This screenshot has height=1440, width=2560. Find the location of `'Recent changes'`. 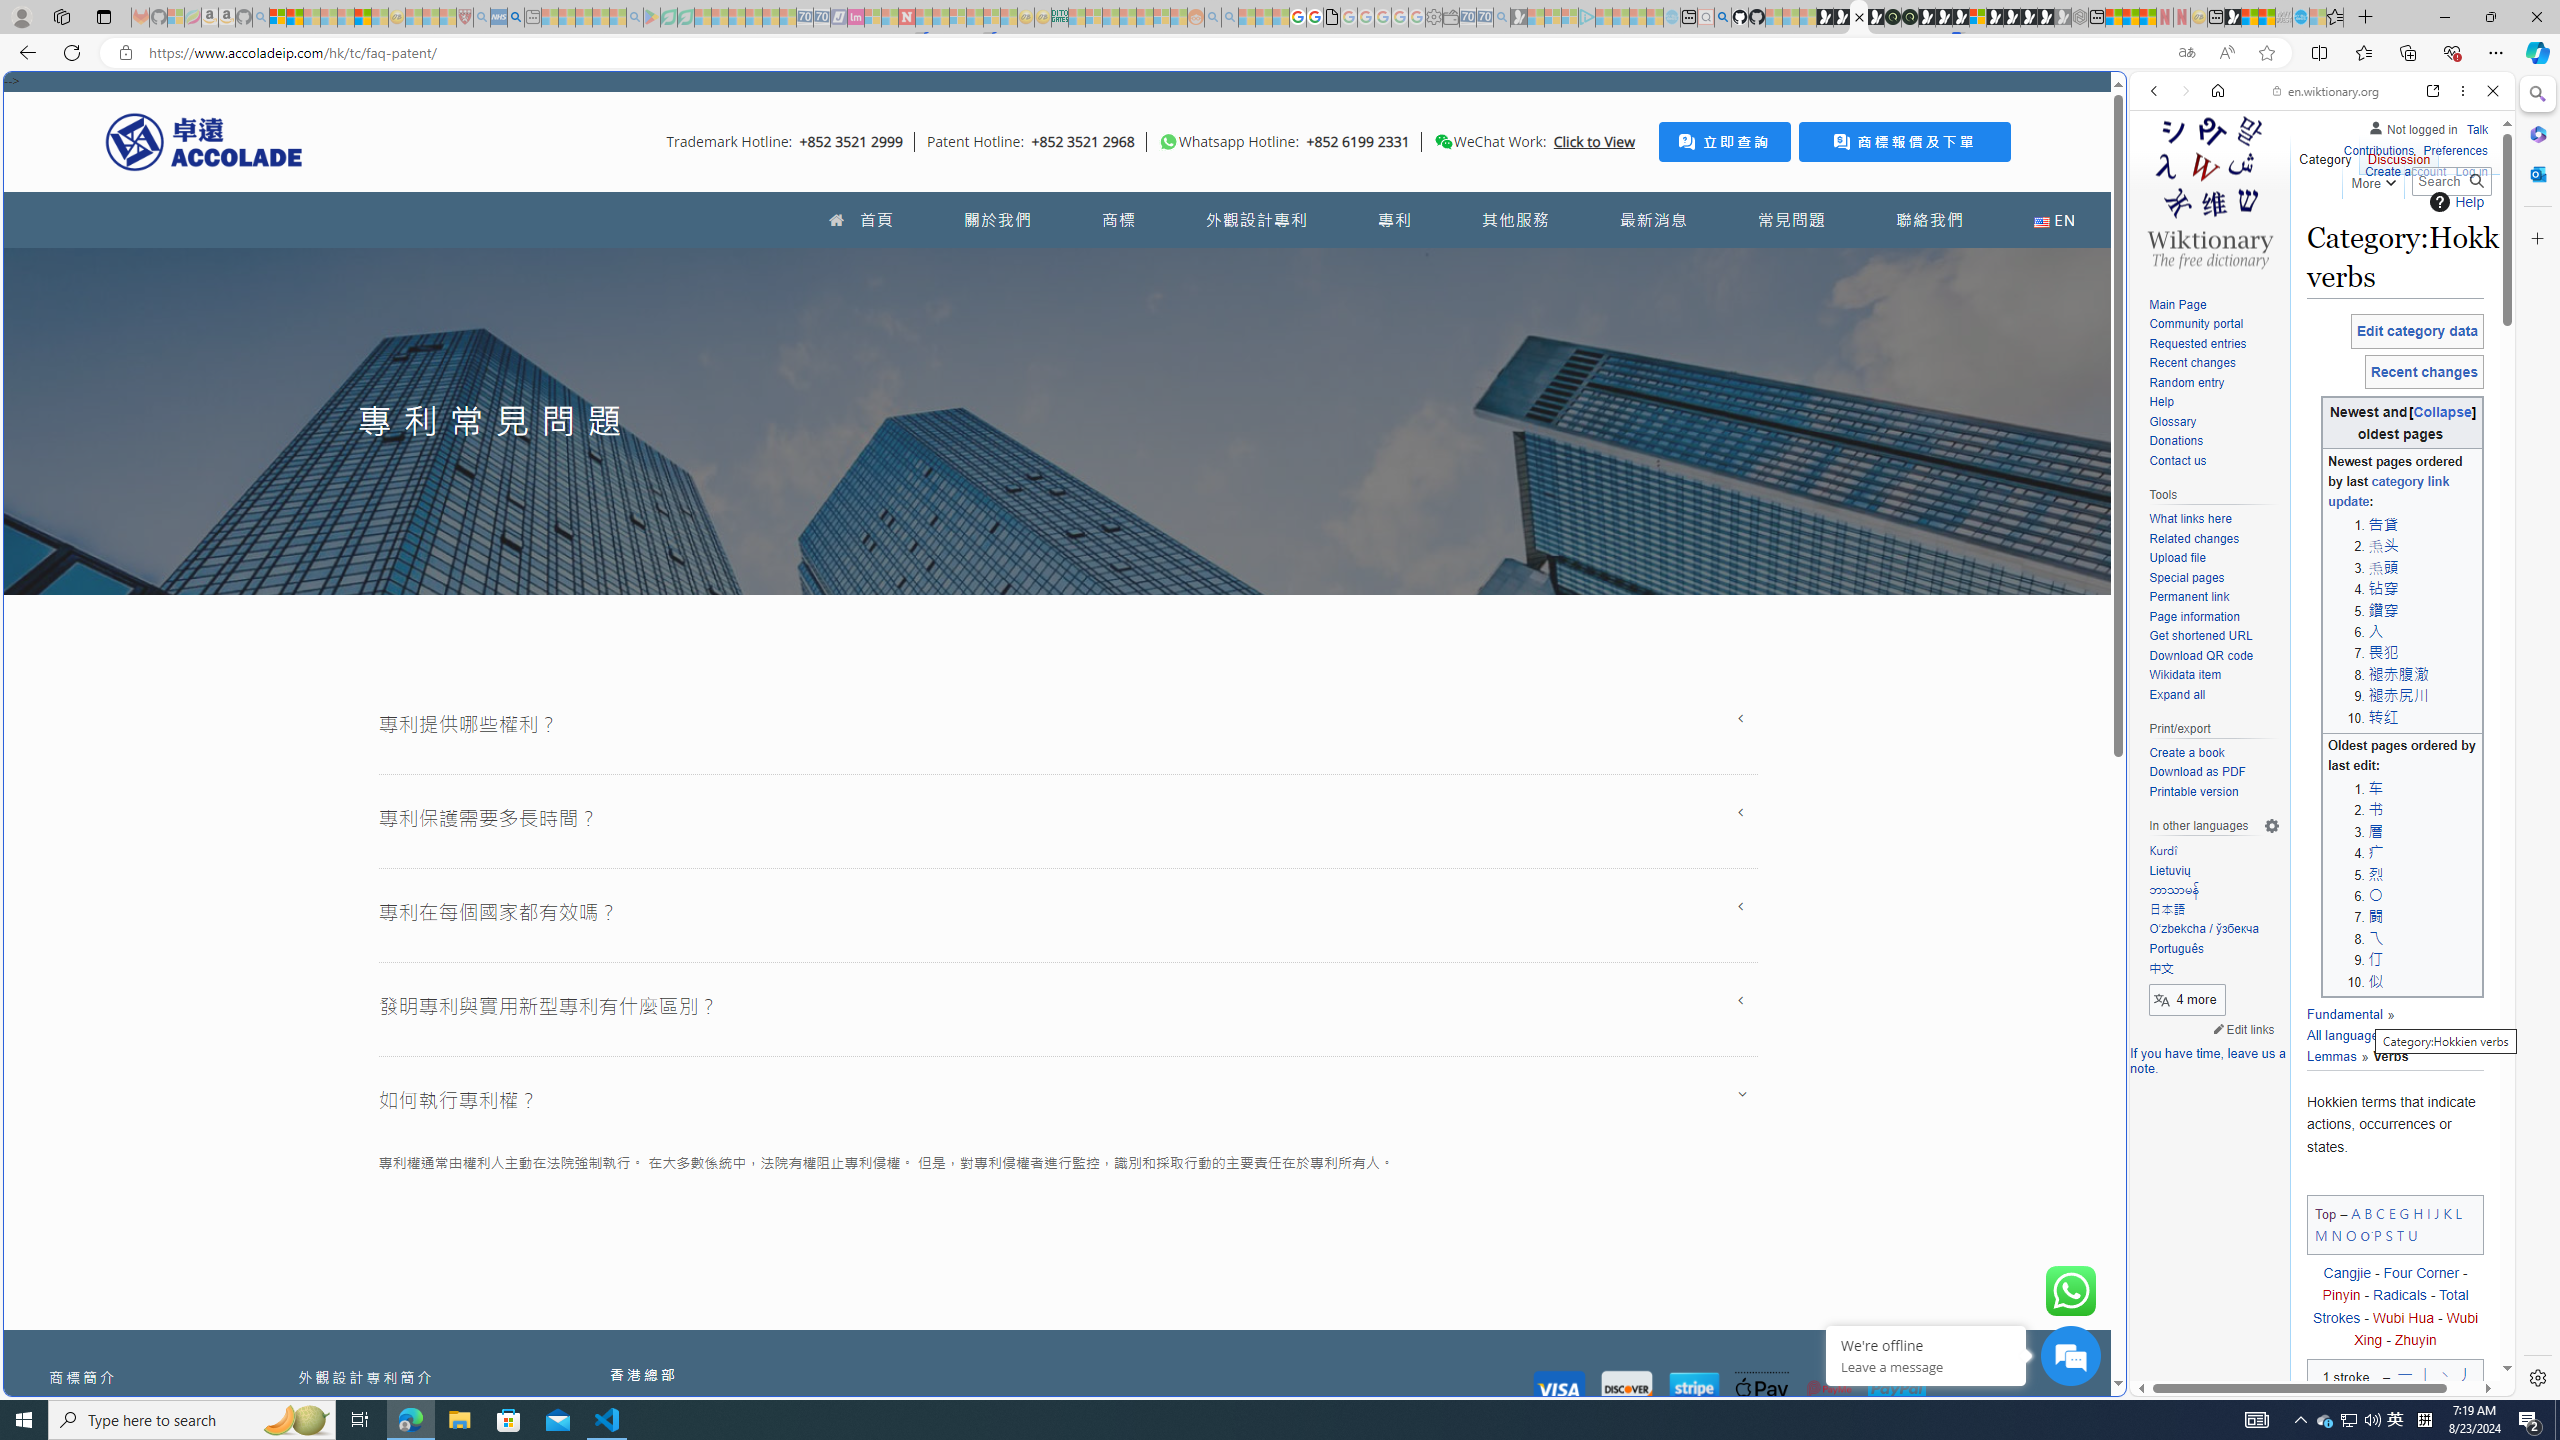

'Recent changes' is located at coordinates (2213, 363).